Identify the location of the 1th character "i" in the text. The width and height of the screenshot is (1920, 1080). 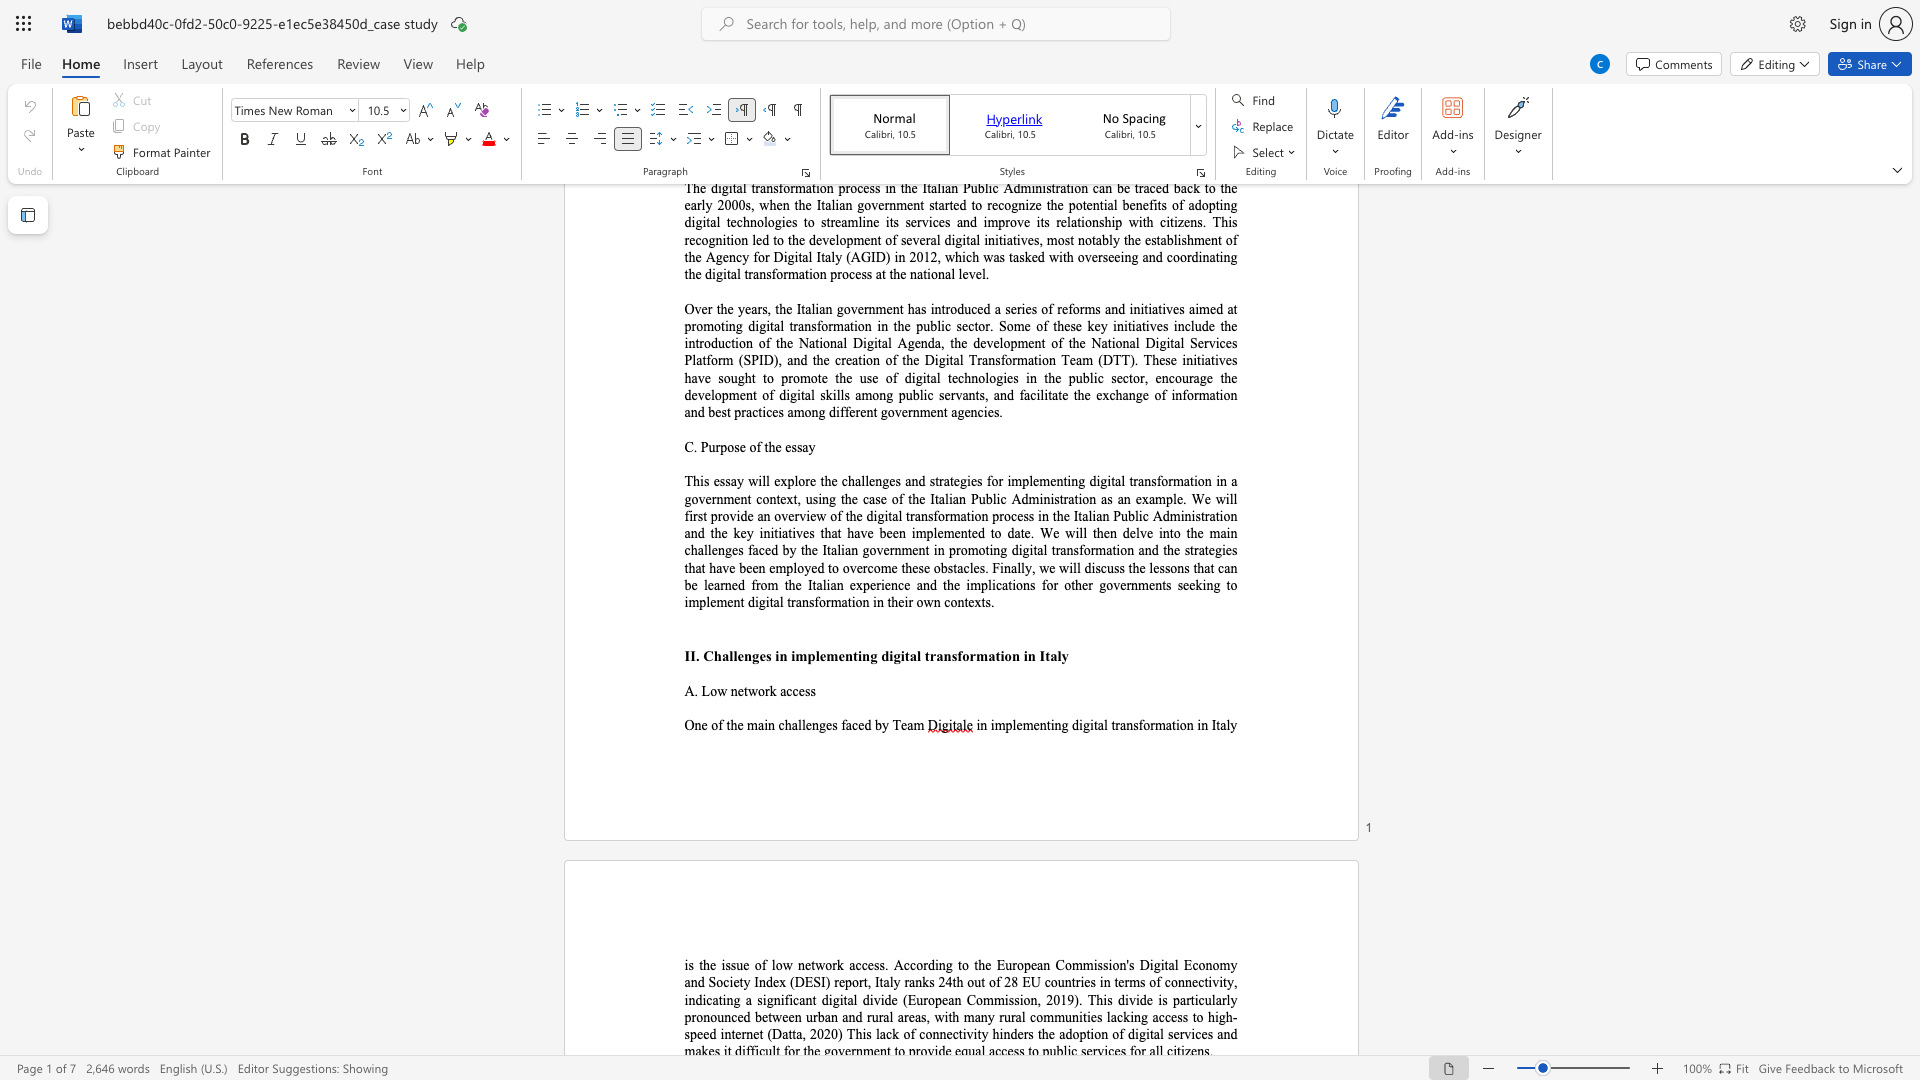
(686, 1000).